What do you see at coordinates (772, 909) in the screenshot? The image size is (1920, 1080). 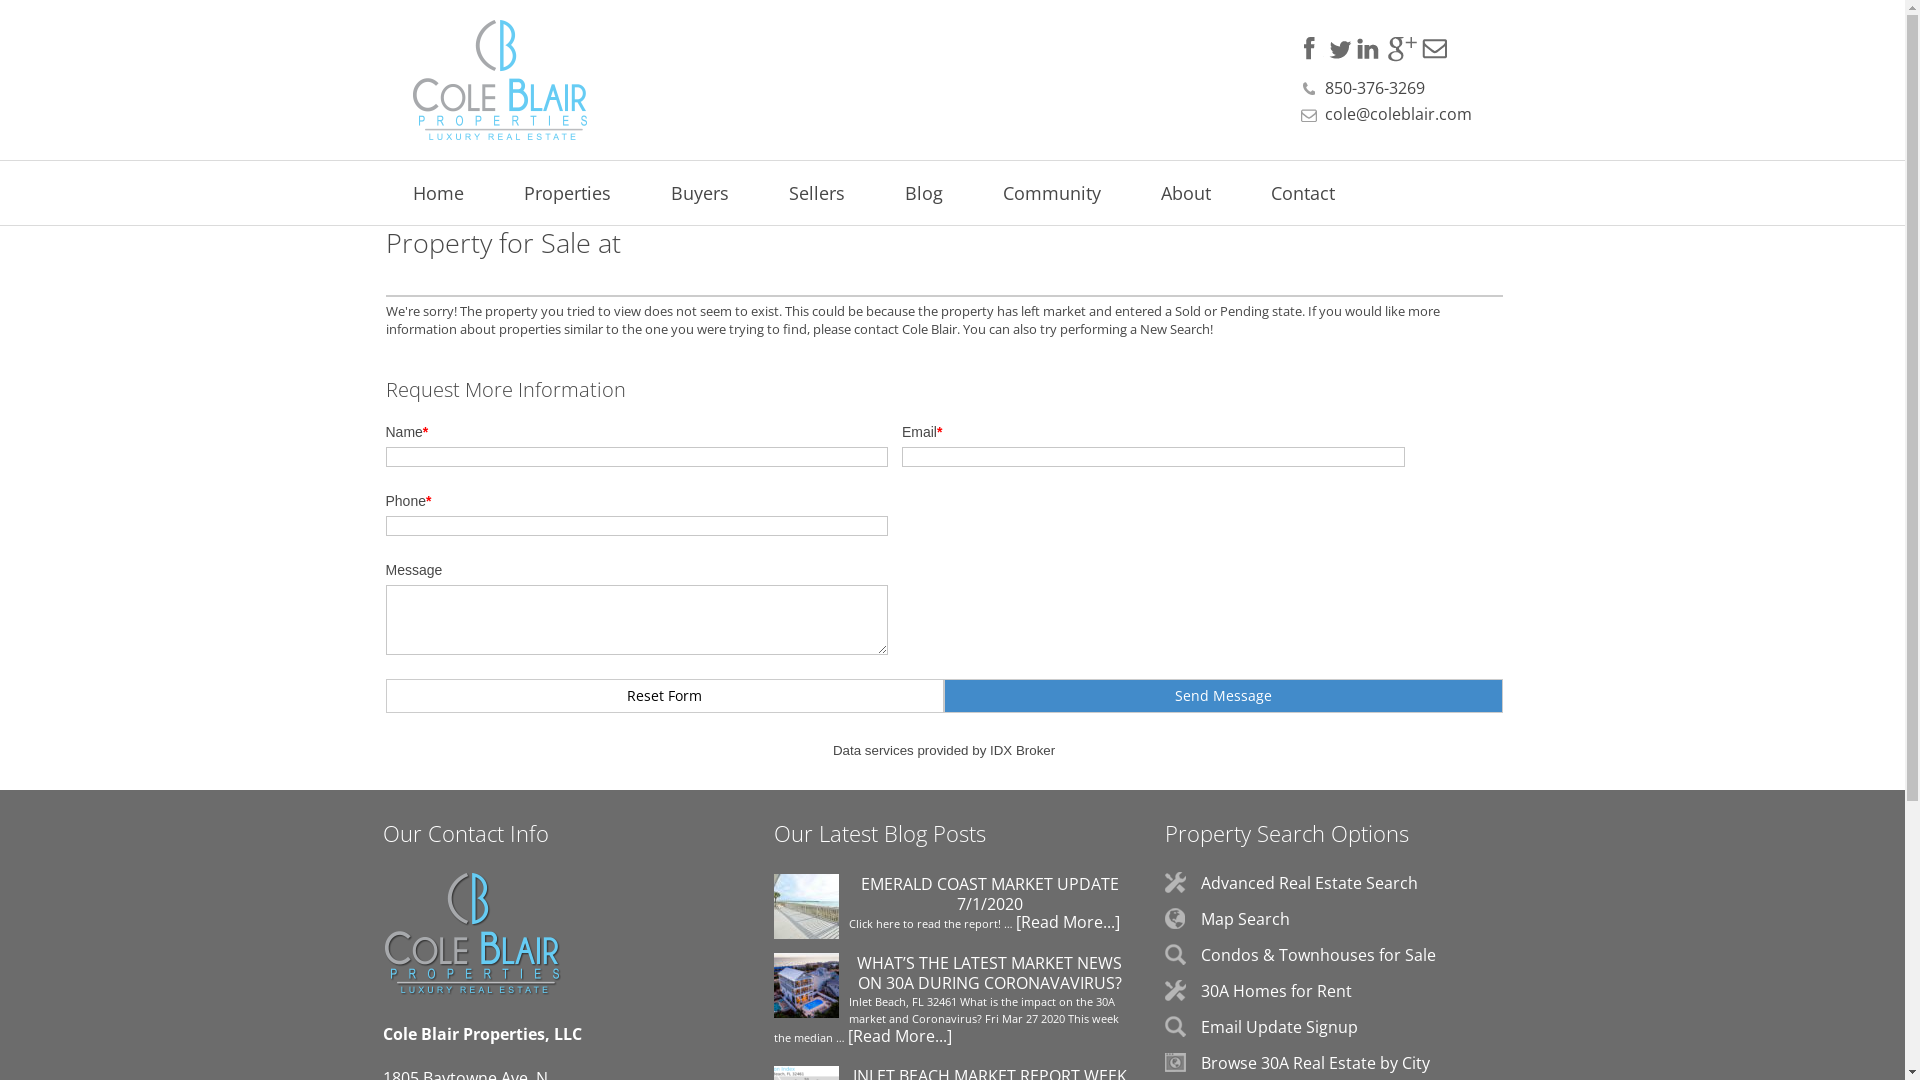 I see `'EMERALD COAST MARKET UPDATE 7/1/2020'` at bounding box center [772, 909].